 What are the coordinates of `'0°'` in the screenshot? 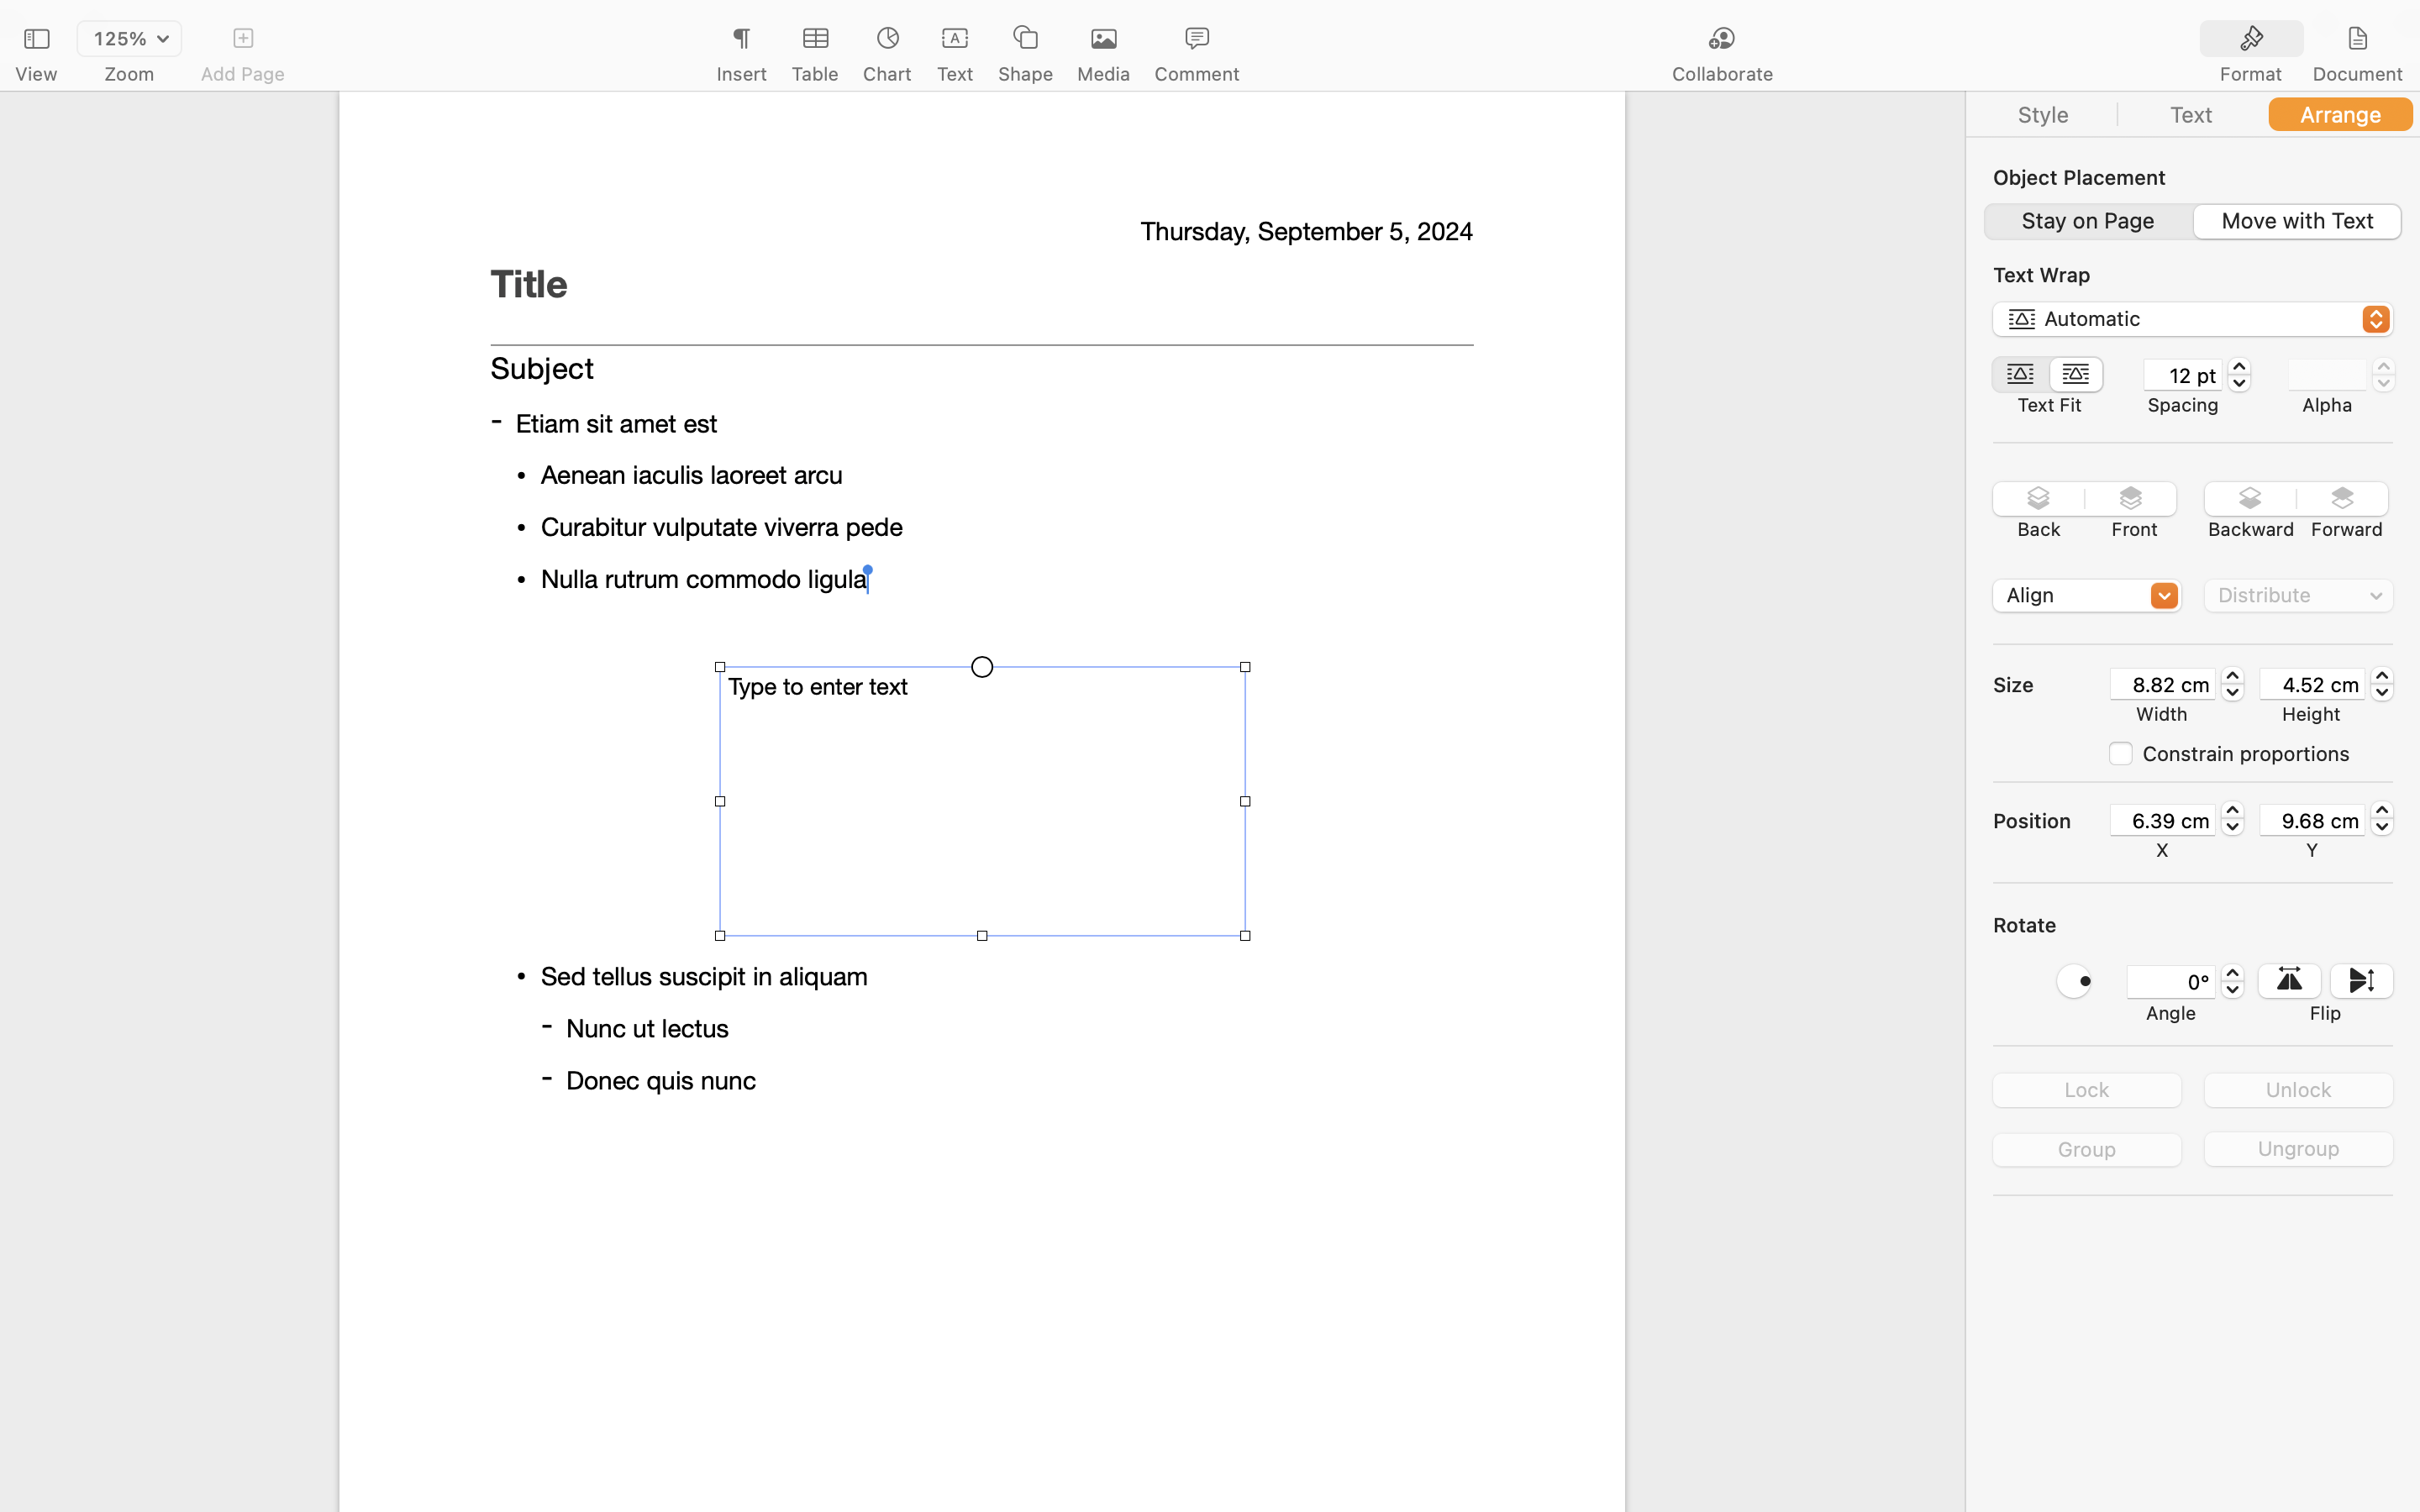 It's located at (2170, 980).